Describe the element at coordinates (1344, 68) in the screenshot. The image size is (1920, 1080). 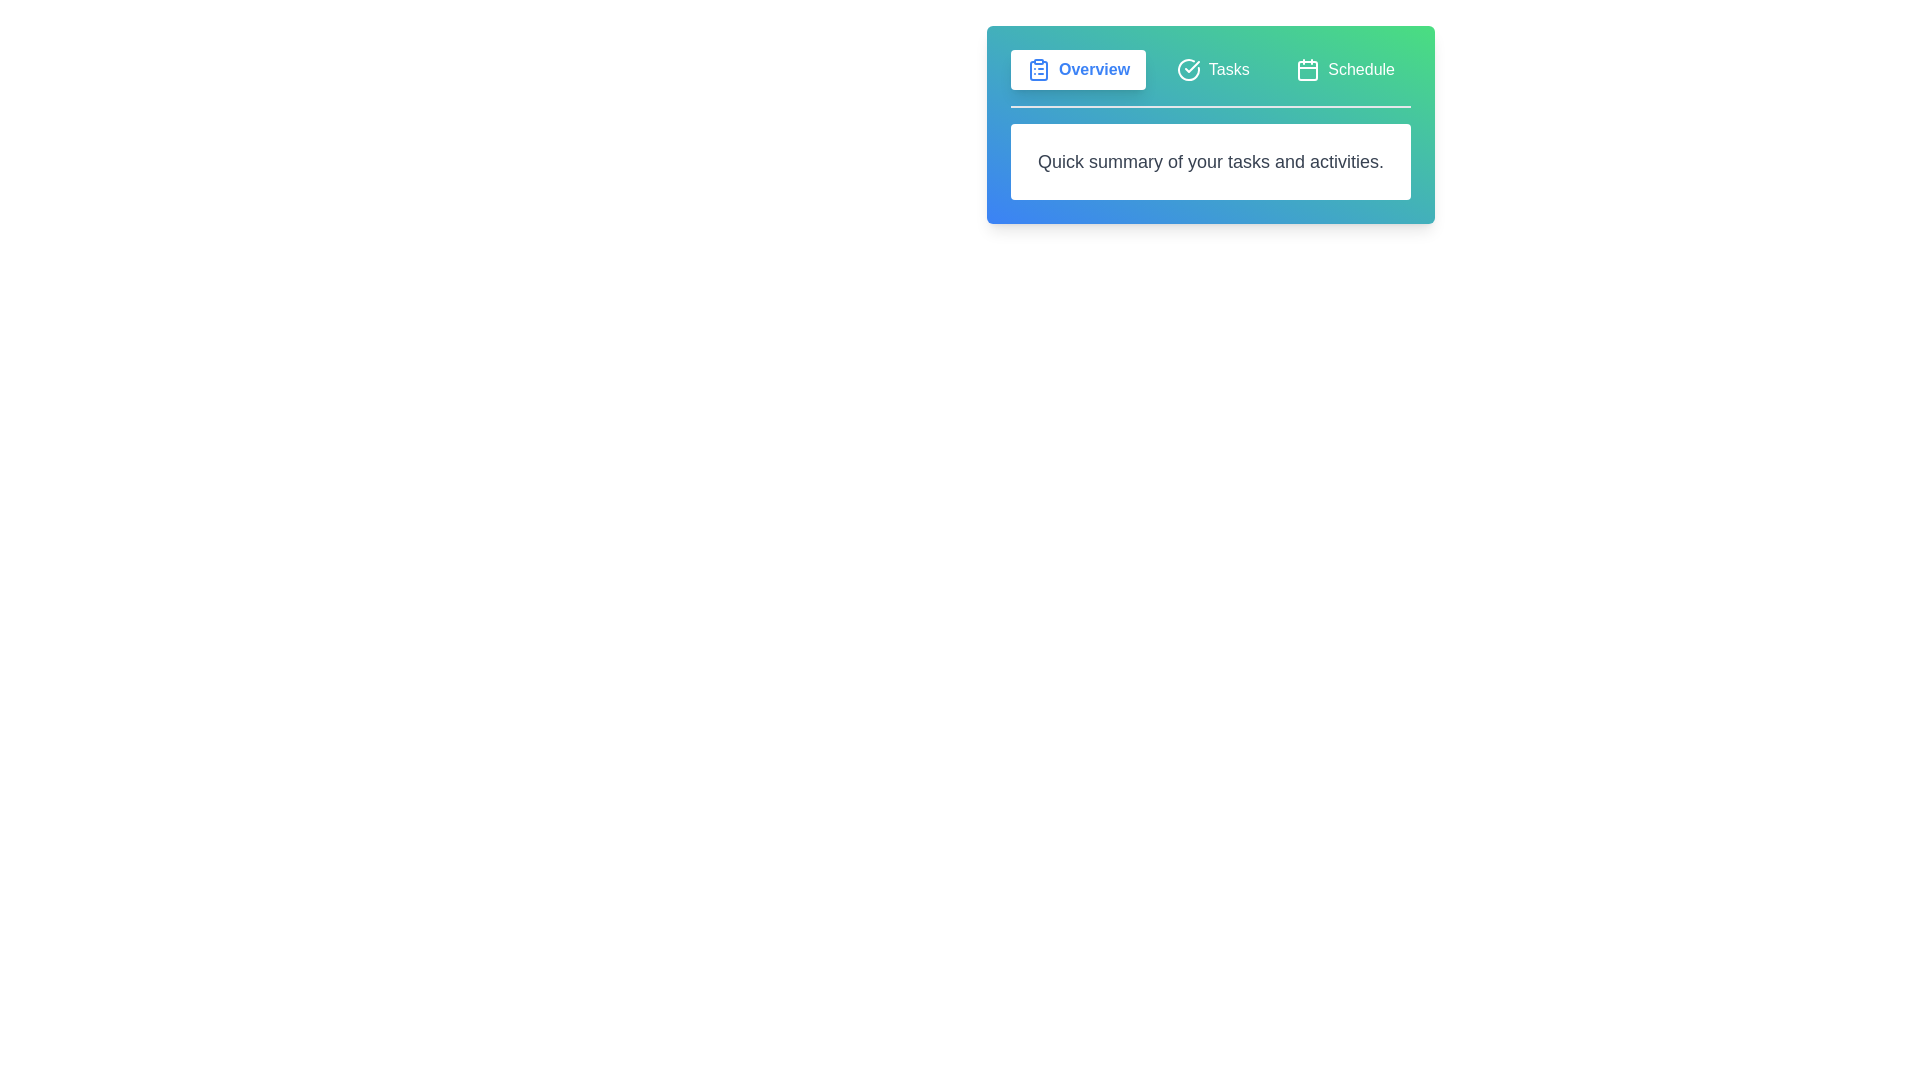
I see `the tab labeled Schedule` at that location.